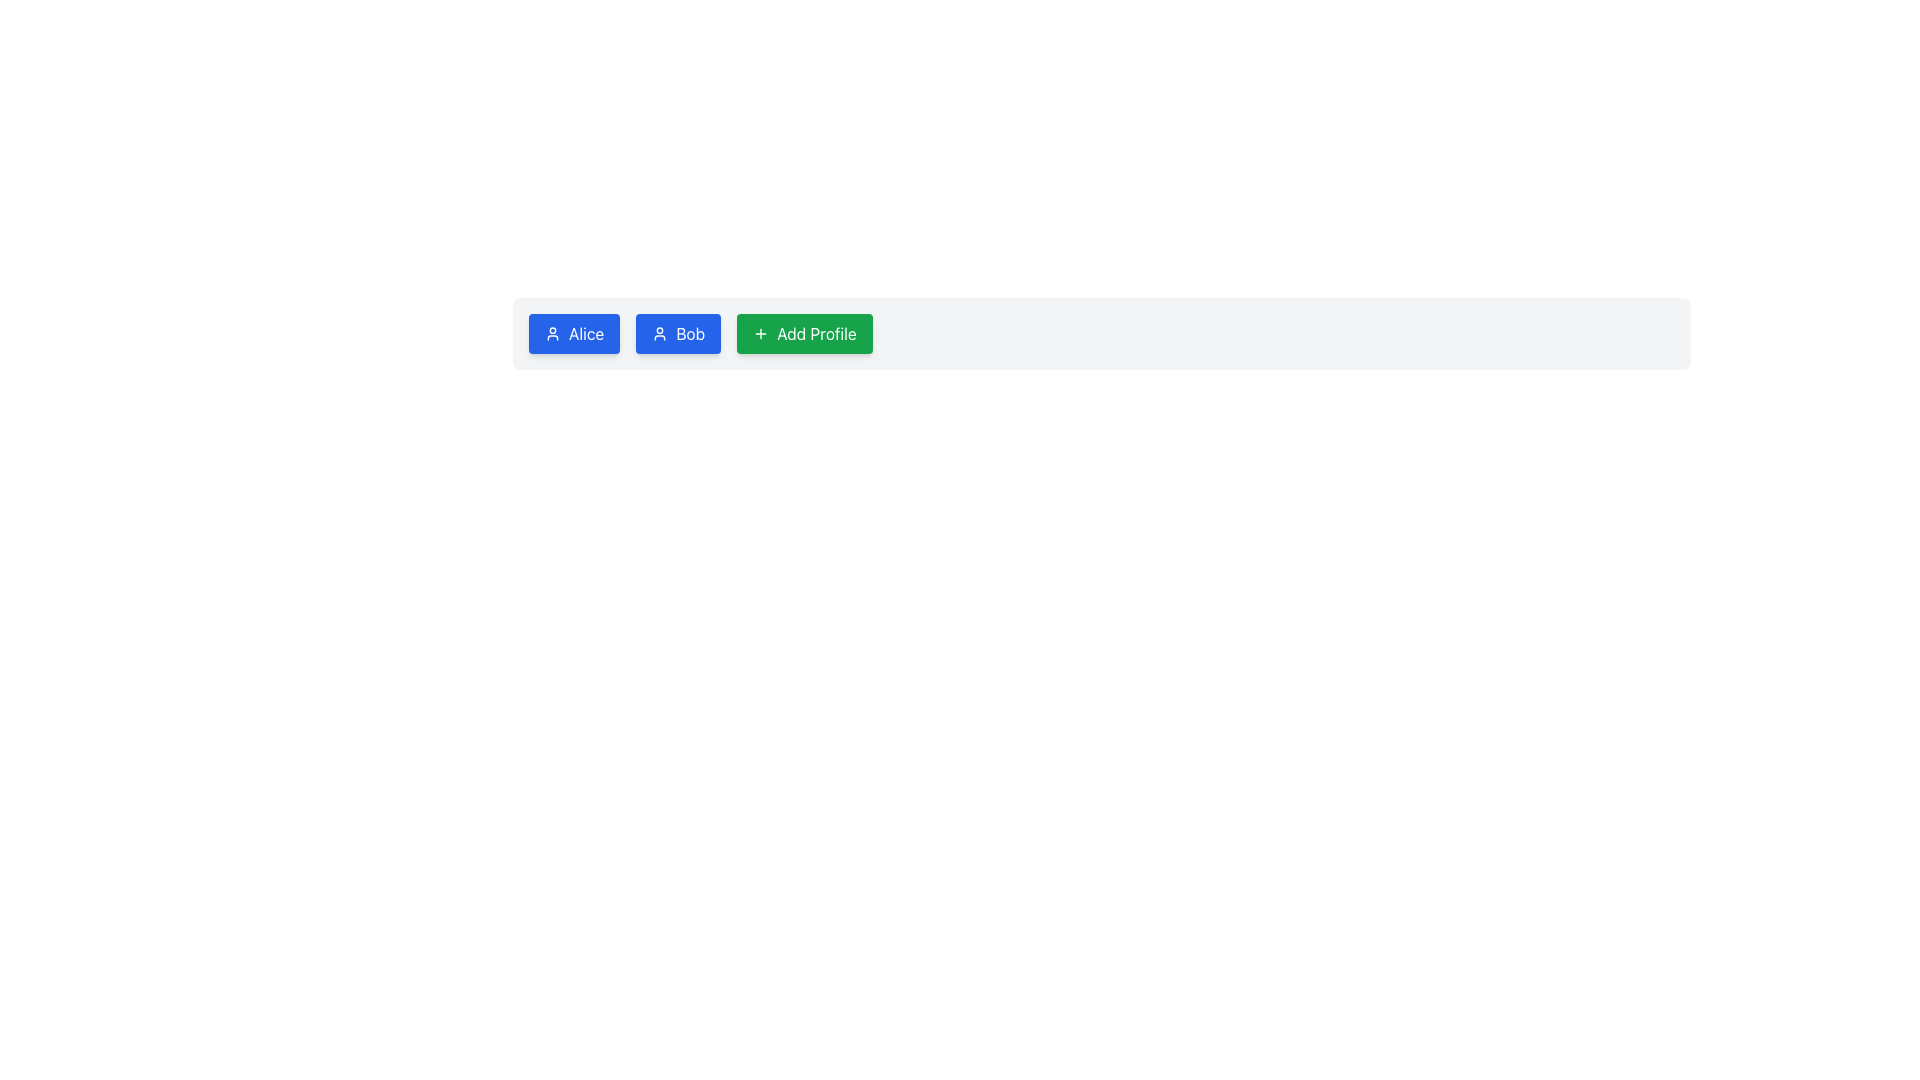 Image resolution: width=1920 pixels, height=1080 pixels. I want to click on the rectangular button labeled 'Bob' with a blue background and white text to trigger the hover effect, so click(678, 333).